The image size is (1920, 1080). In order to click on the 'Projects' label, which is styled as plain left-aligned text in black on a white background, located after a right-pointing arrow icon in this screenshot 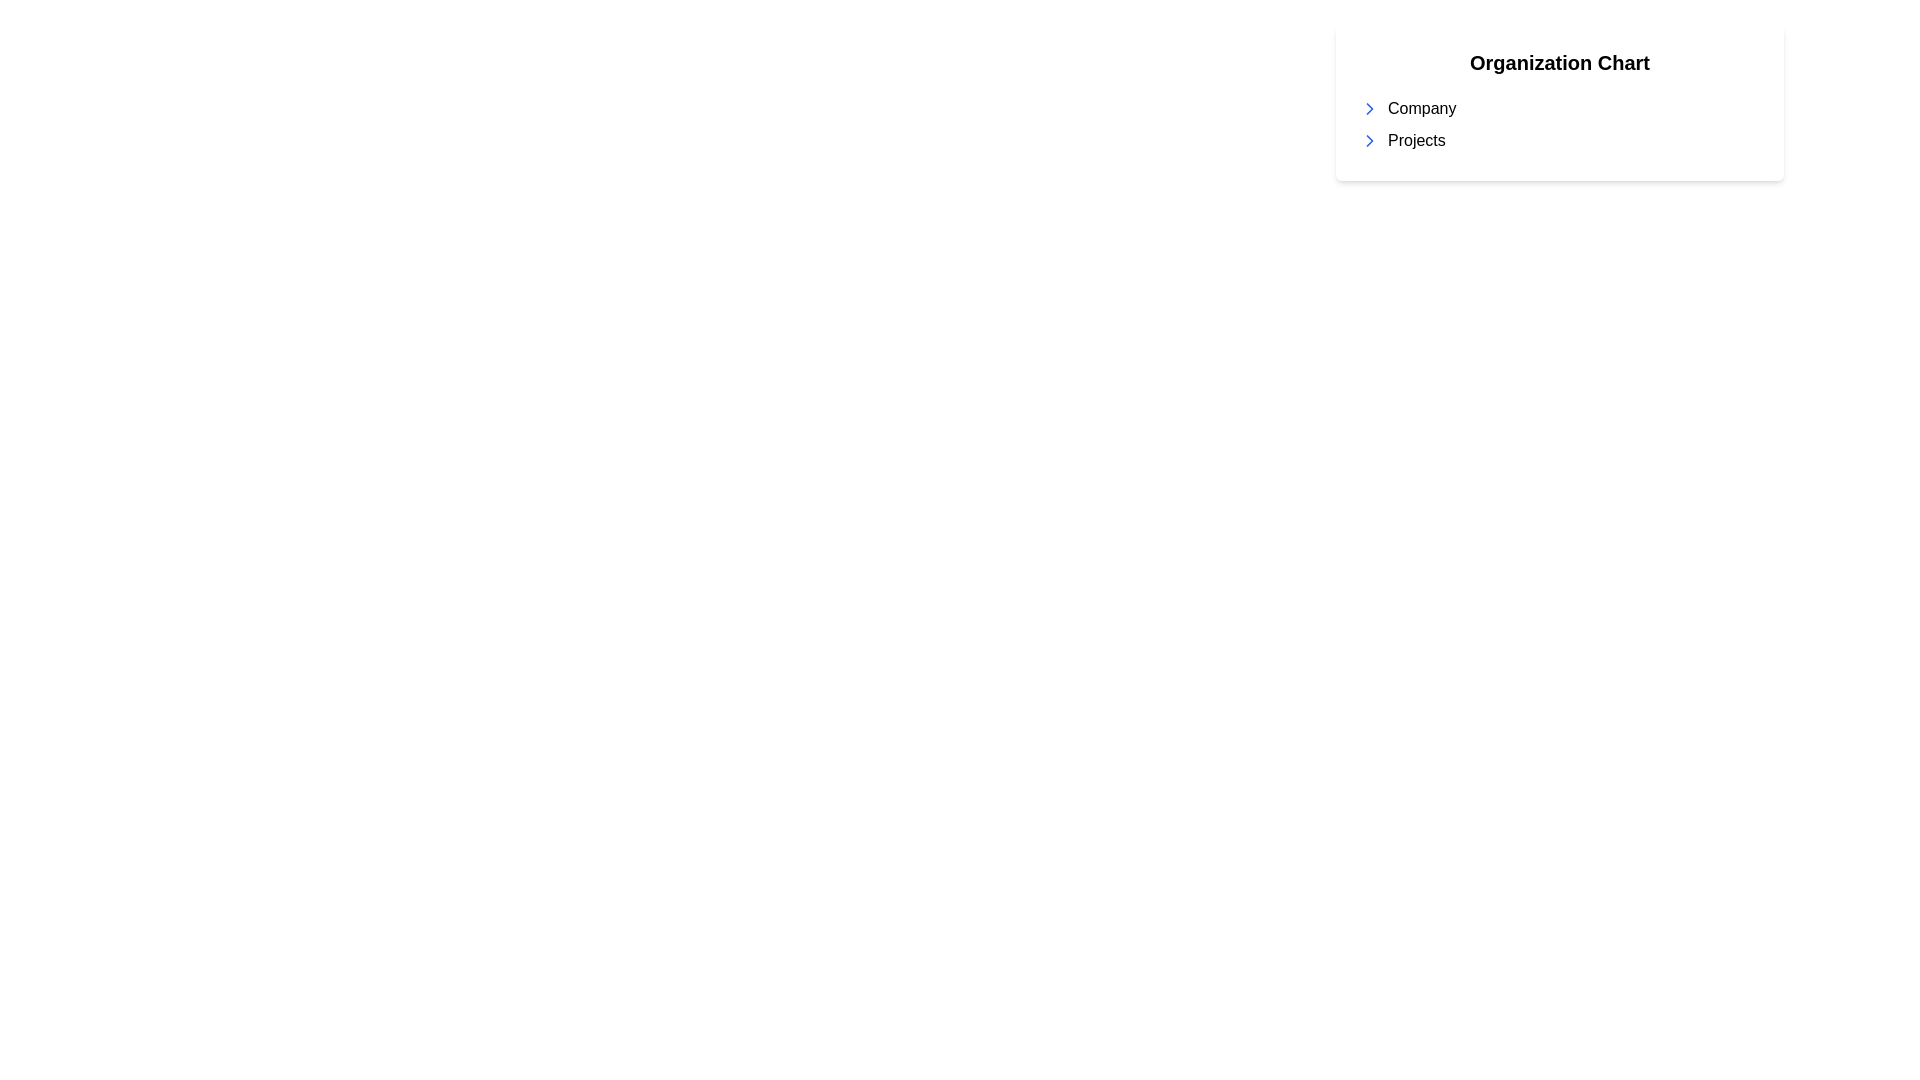, I will do `click(1415, 140)`.